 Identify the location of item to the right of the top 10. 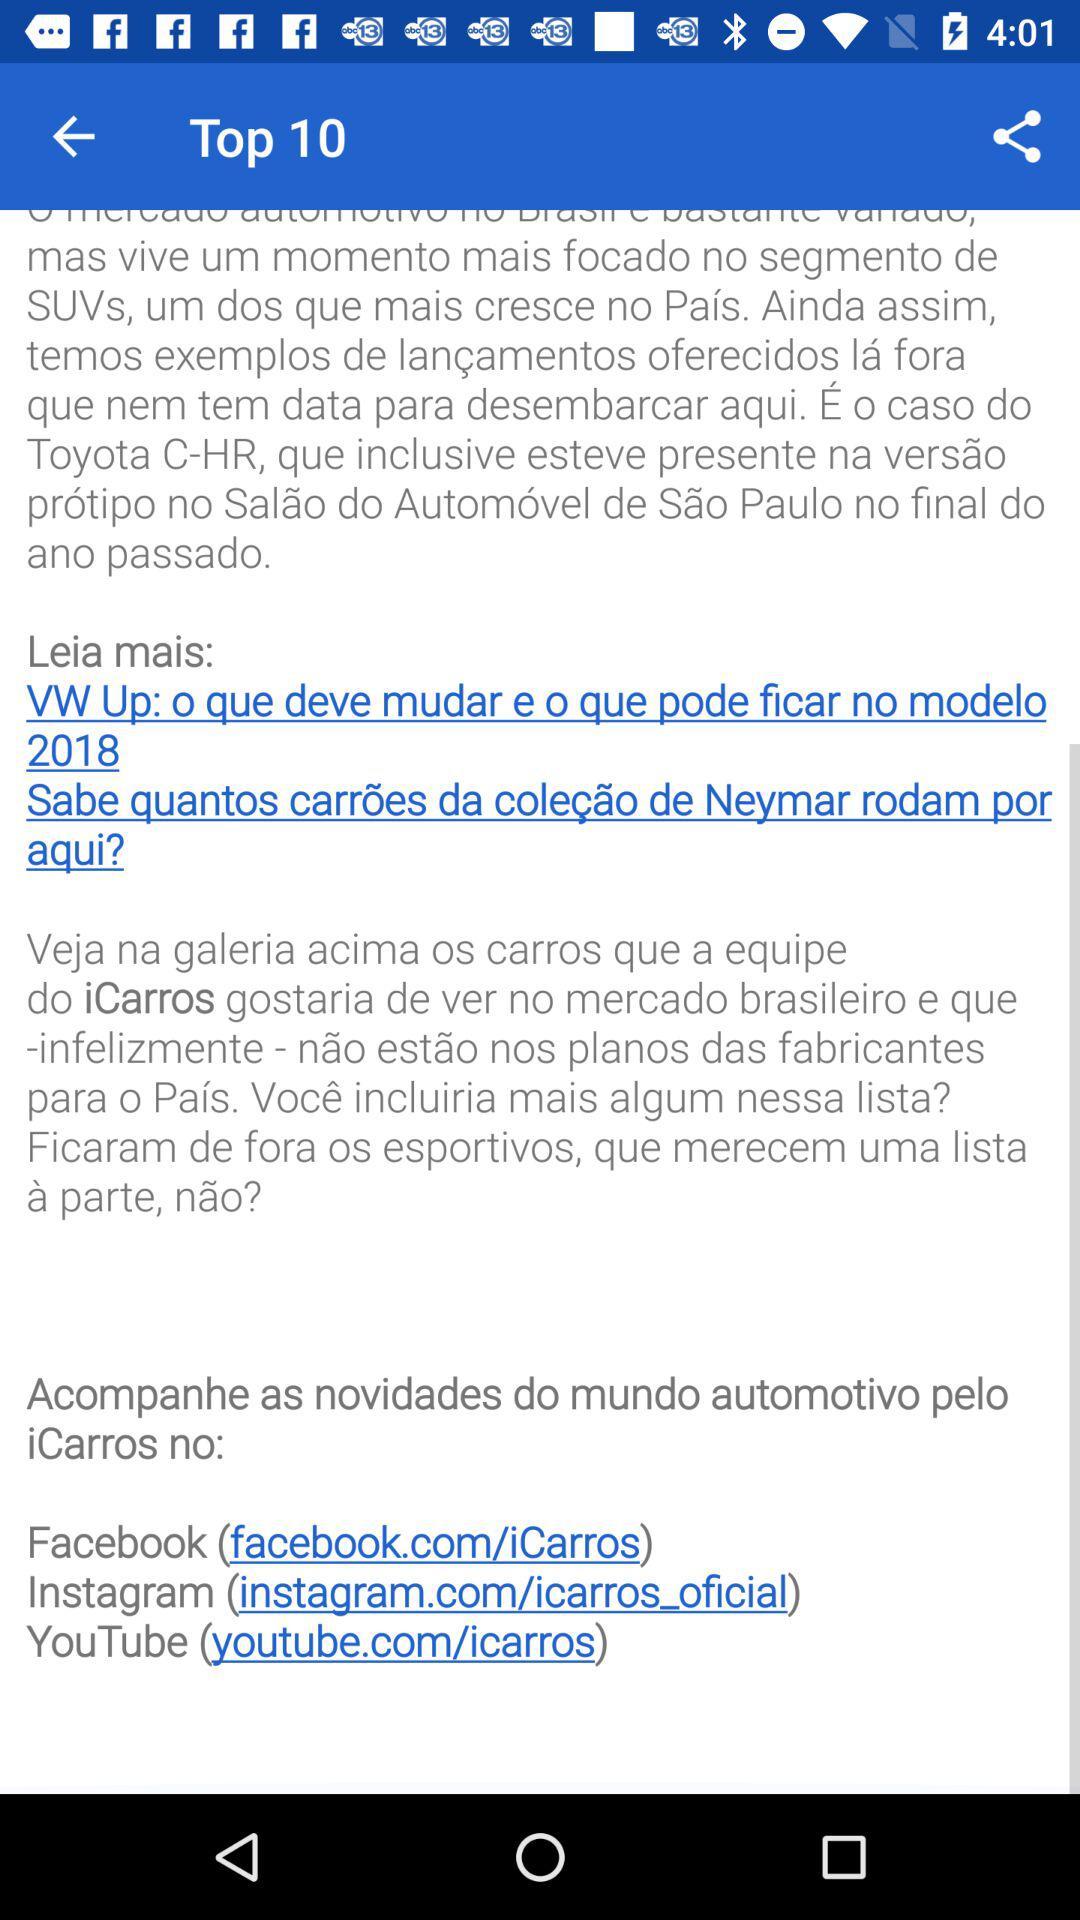
(1017, 135).